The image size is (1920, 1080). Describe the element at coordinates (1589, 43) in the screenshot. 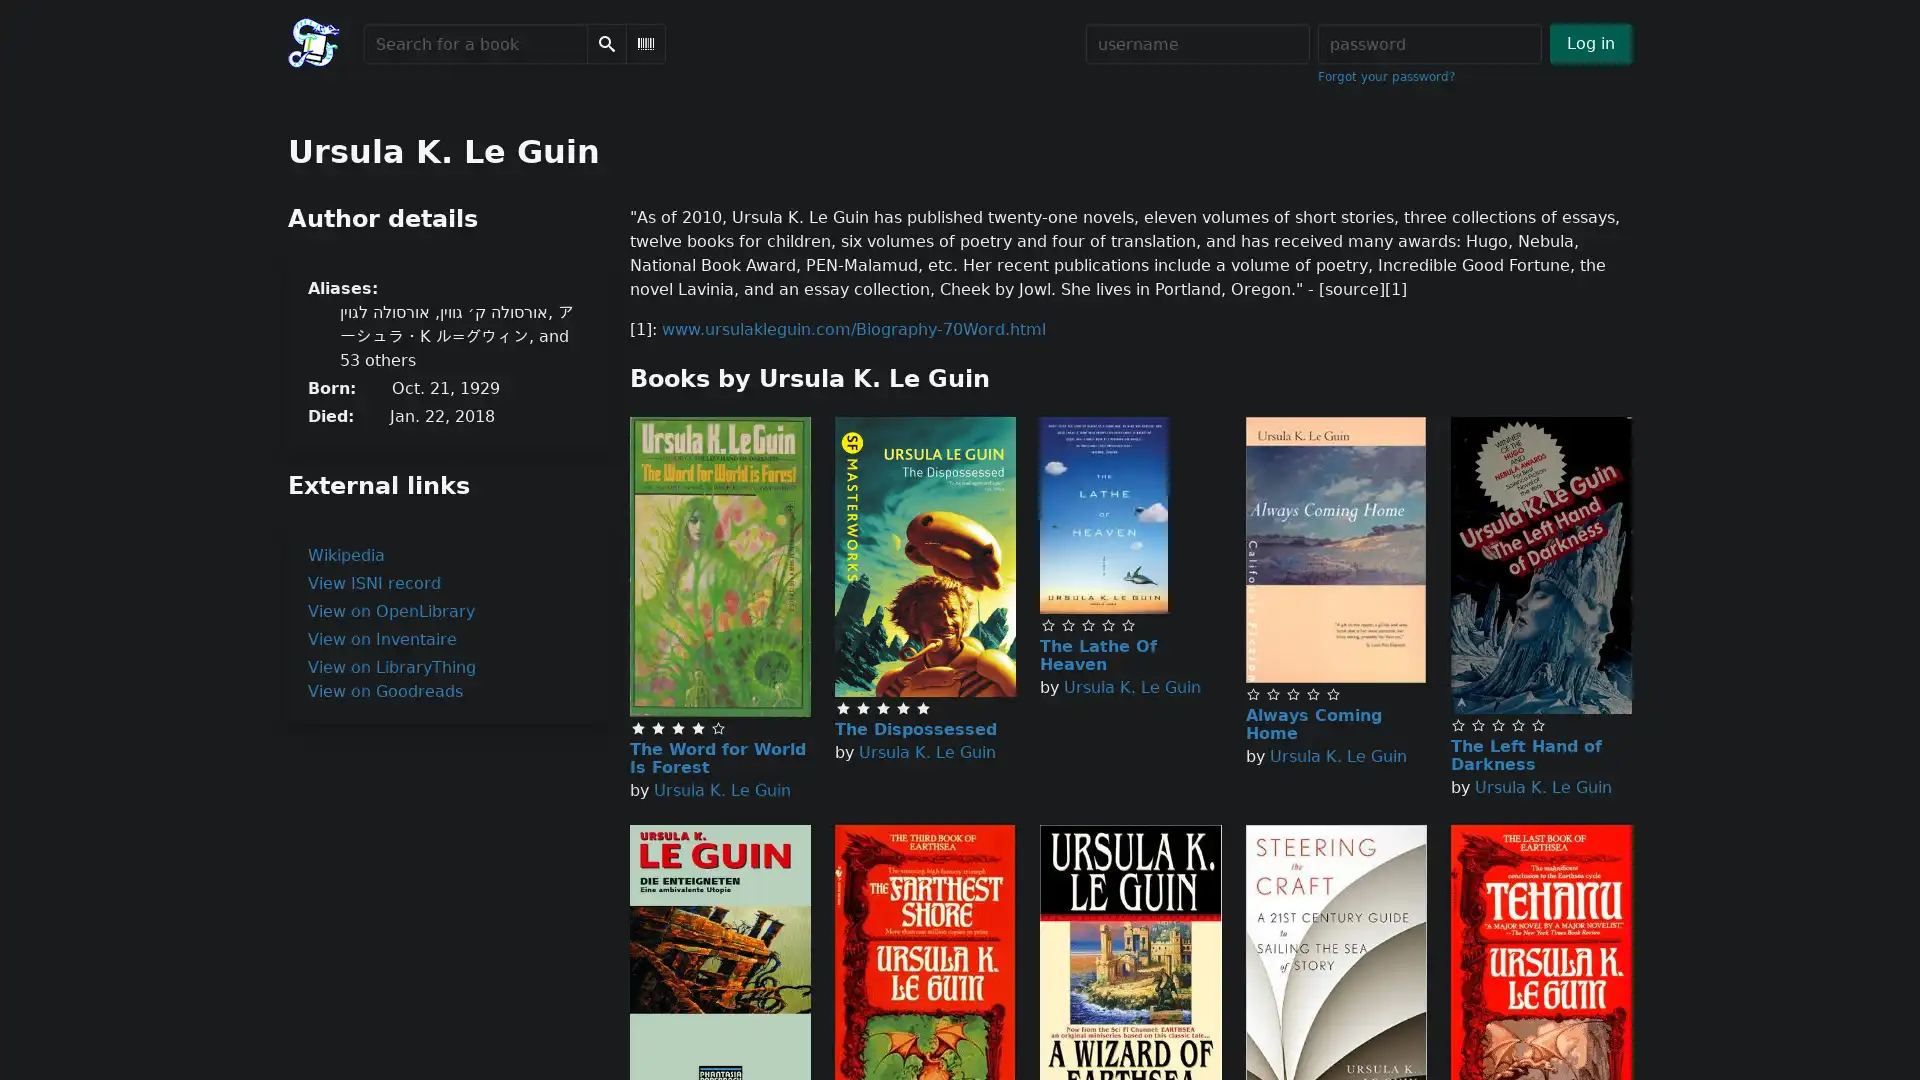

I see `Log in` at that location.